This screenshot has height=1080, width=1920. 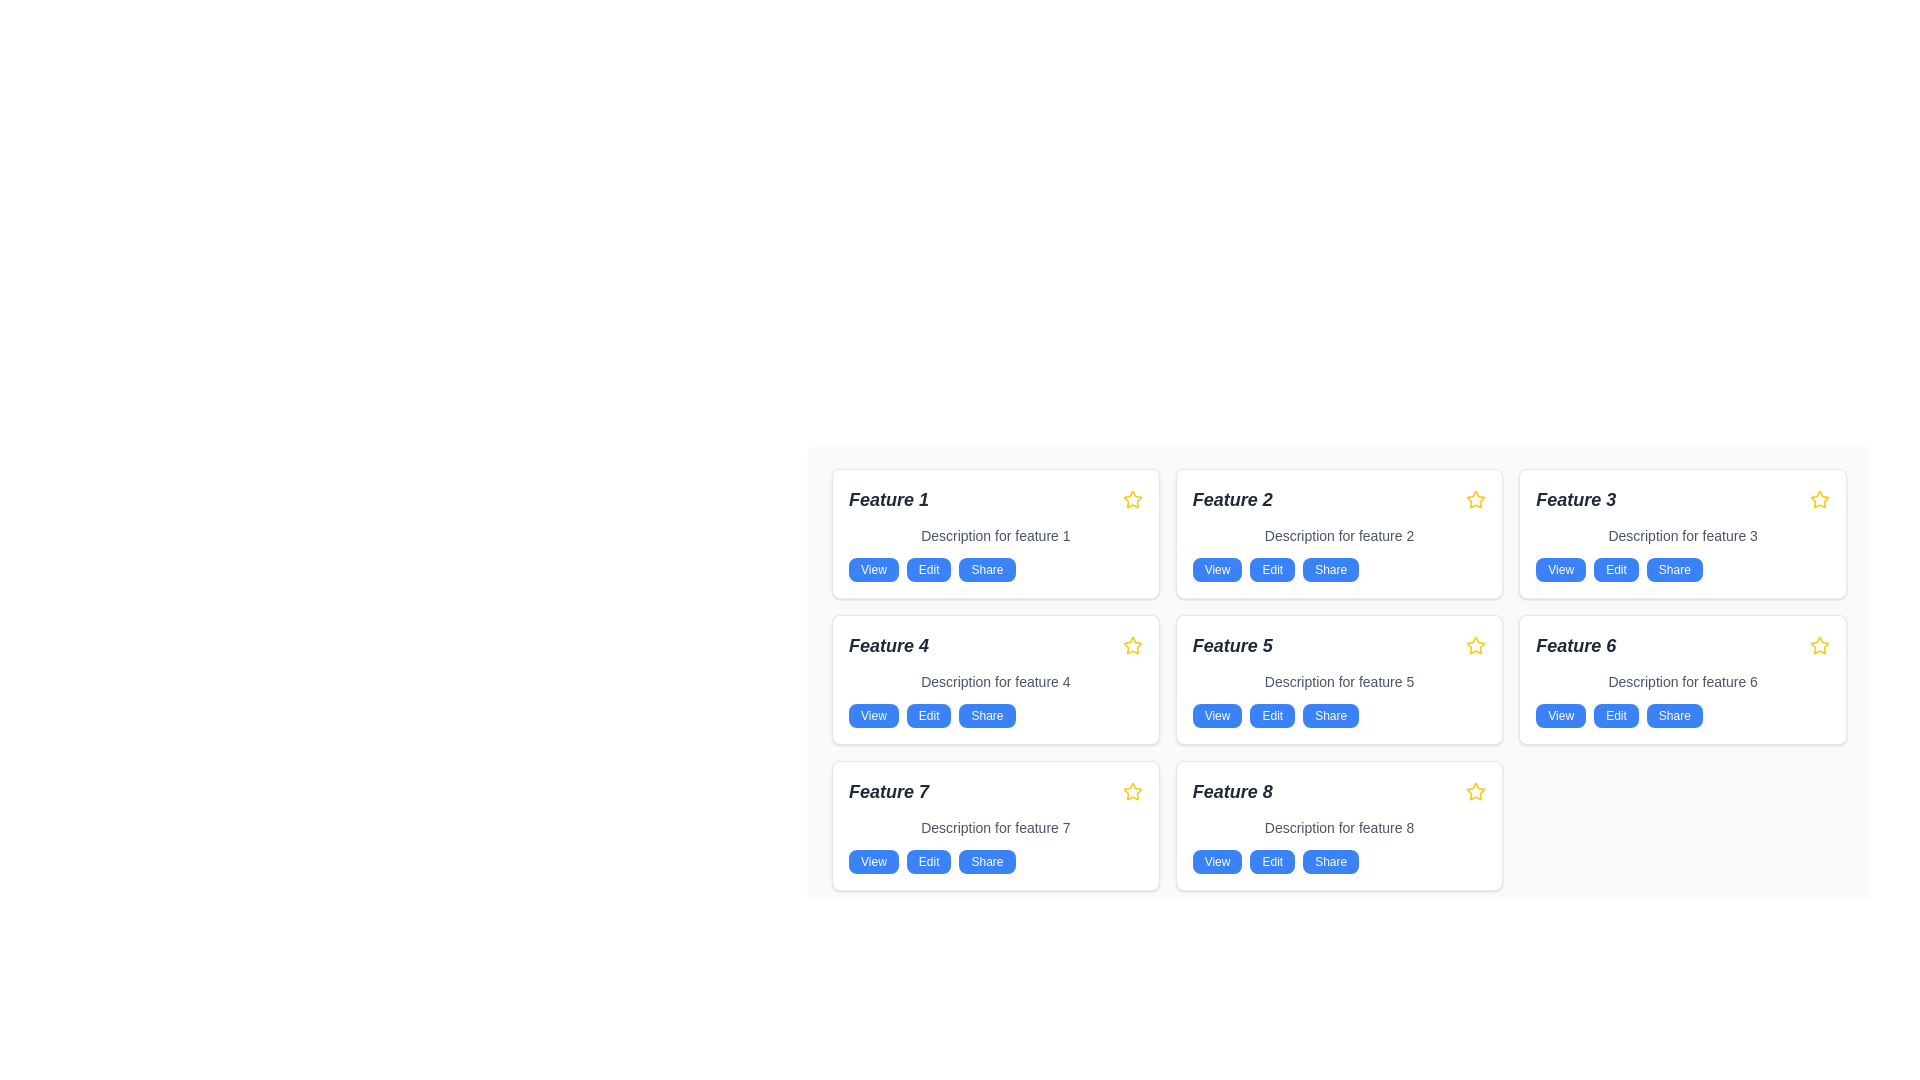 I want to click on the 'Edit' button located under the 'Feature 6' section, so click(x=1616, y=715).